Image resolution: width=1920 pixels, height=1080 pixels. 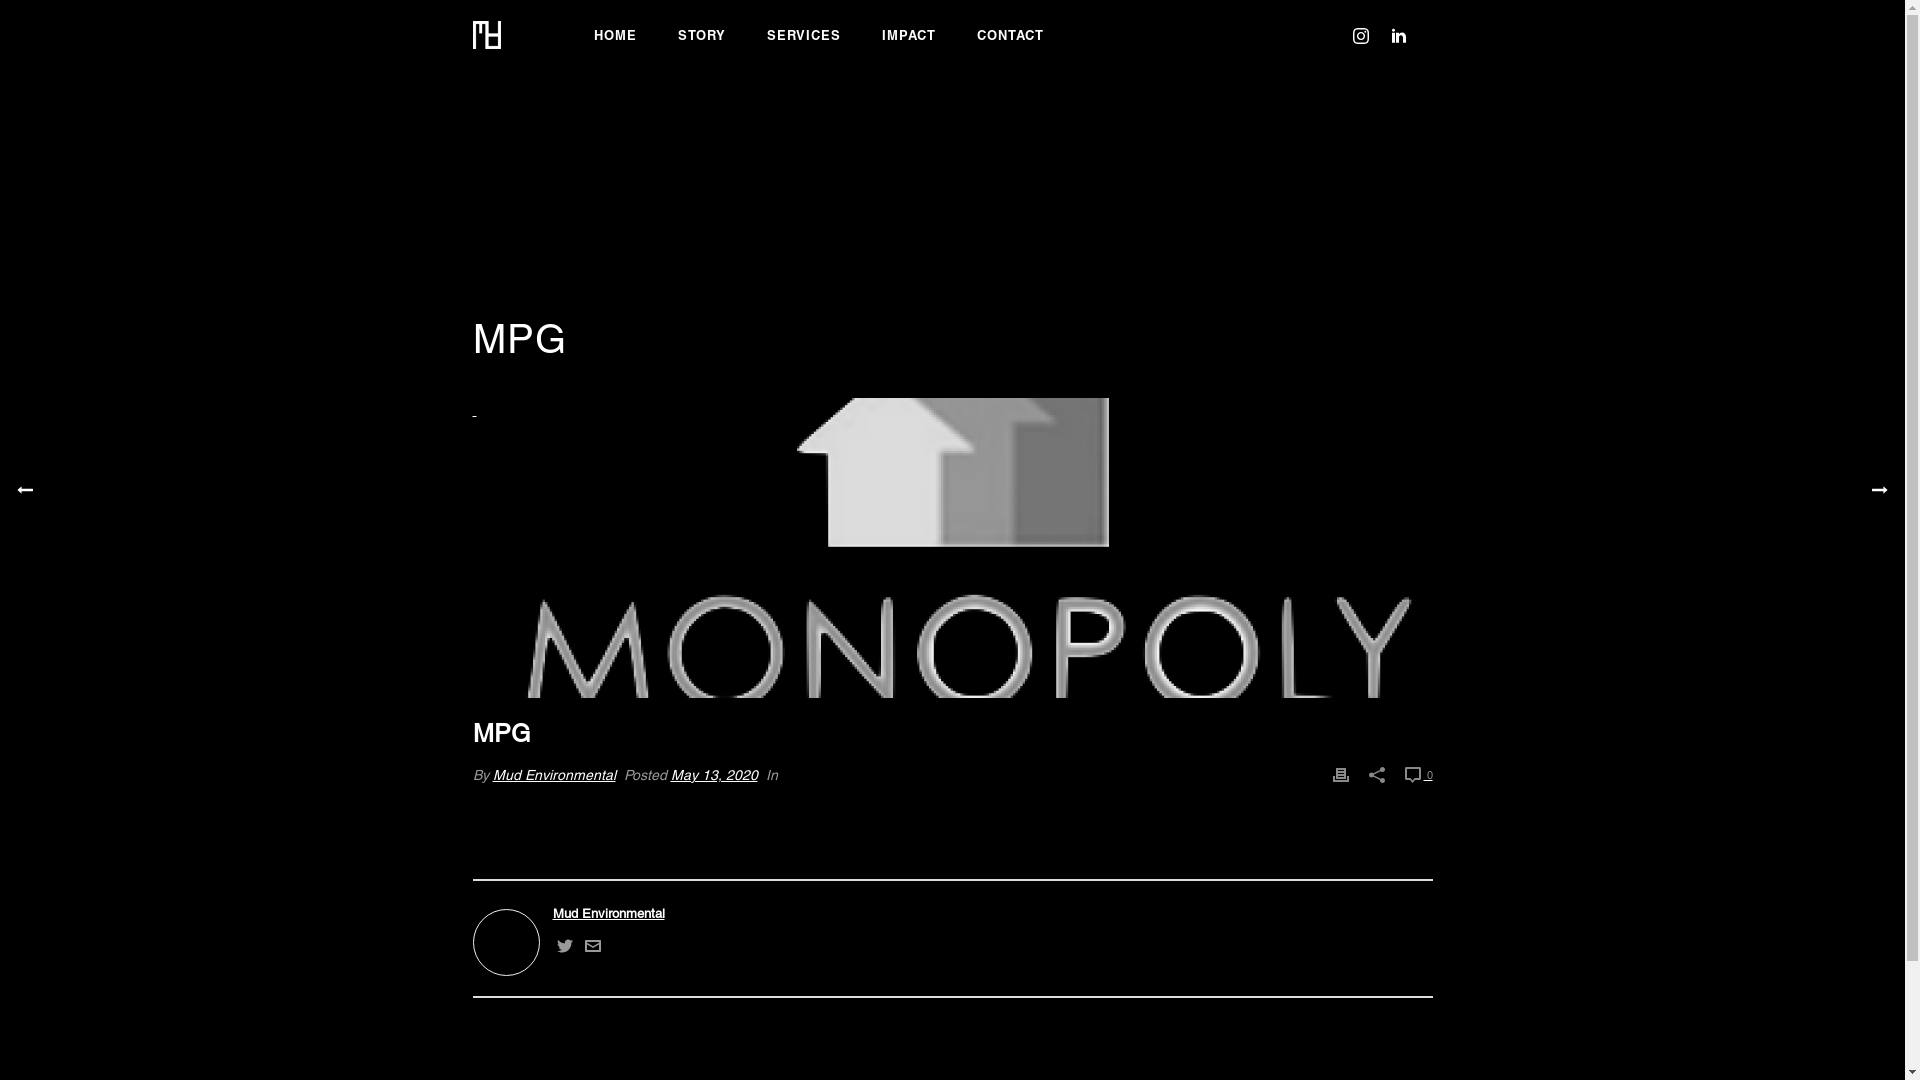 What do you see at coordinates (1009, 34) in the screenshot?
I see `'CONTACT'` at bounding box center [1009, 34].